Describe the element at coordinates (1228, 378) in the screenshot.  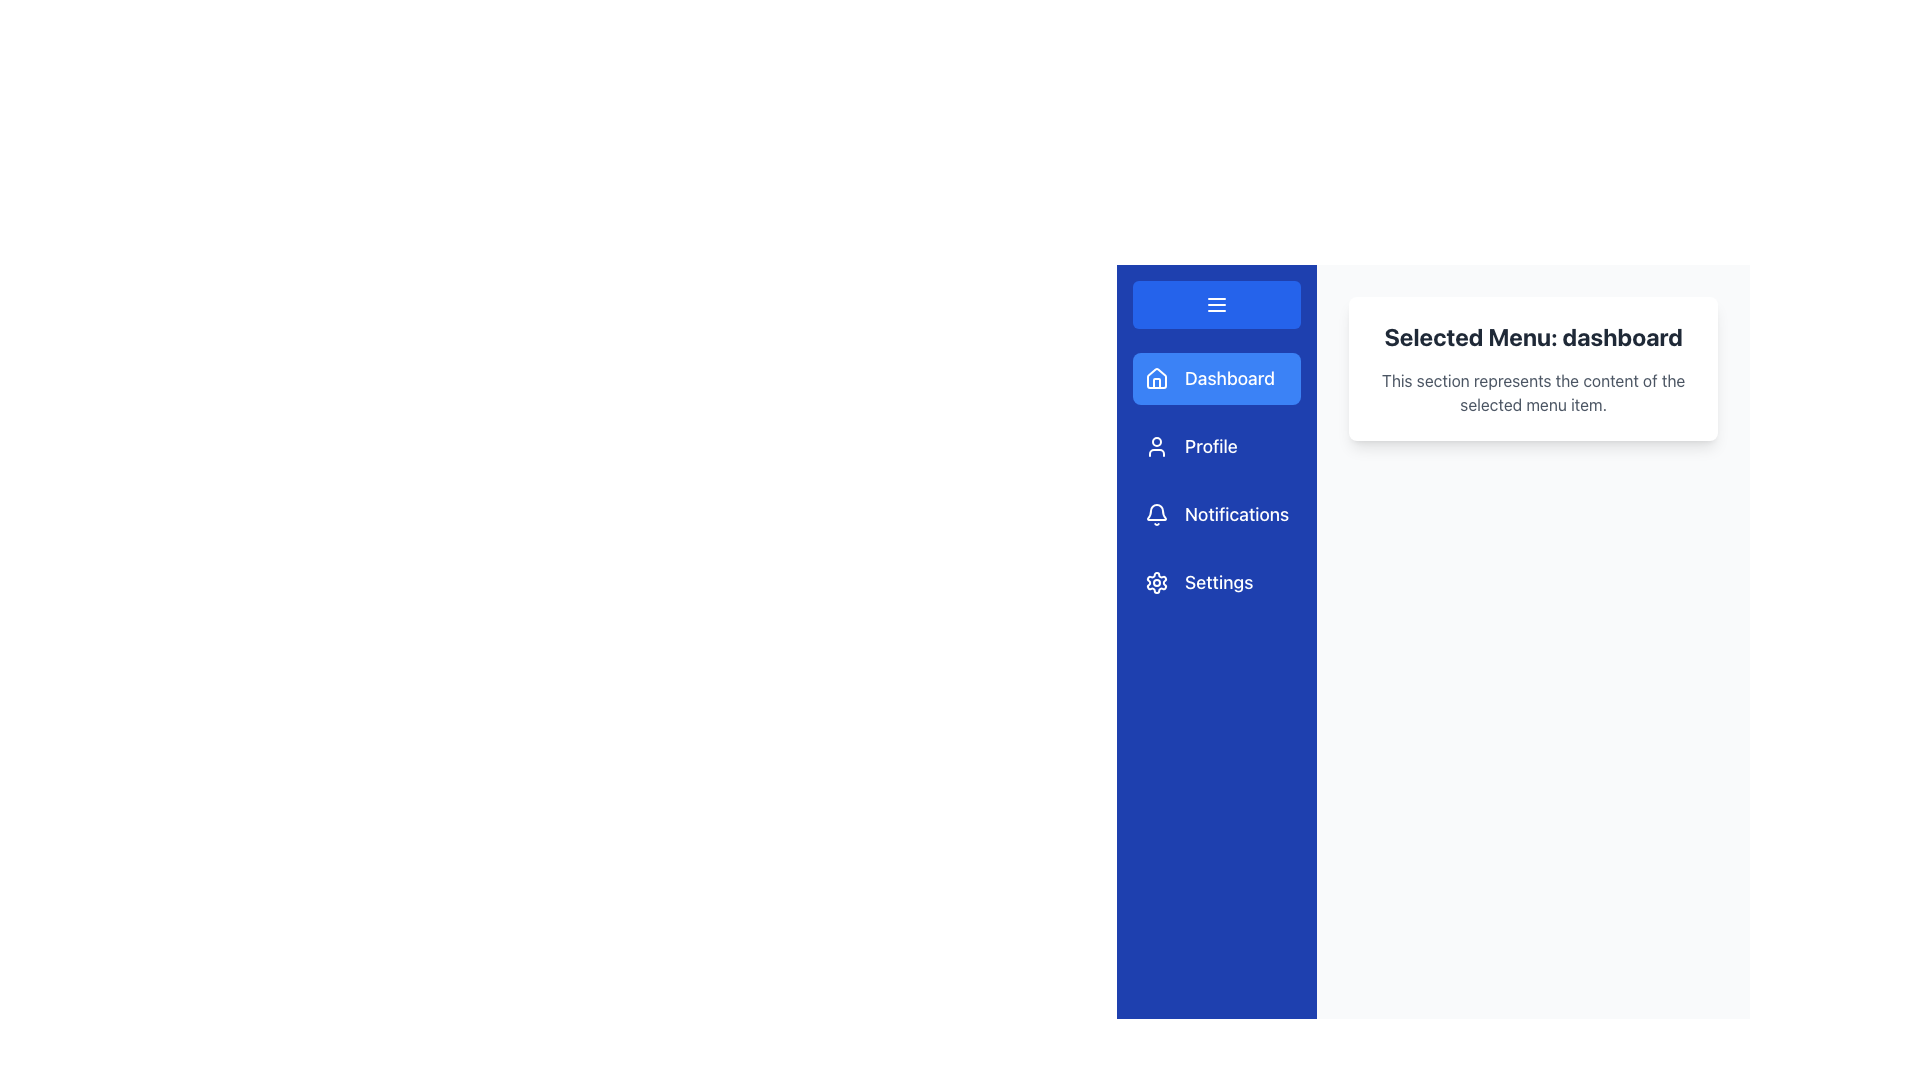
I see `text label for the 'Dashboard' menu item located on the left navigation panel, to the right of the house-shaped icon` at that location.